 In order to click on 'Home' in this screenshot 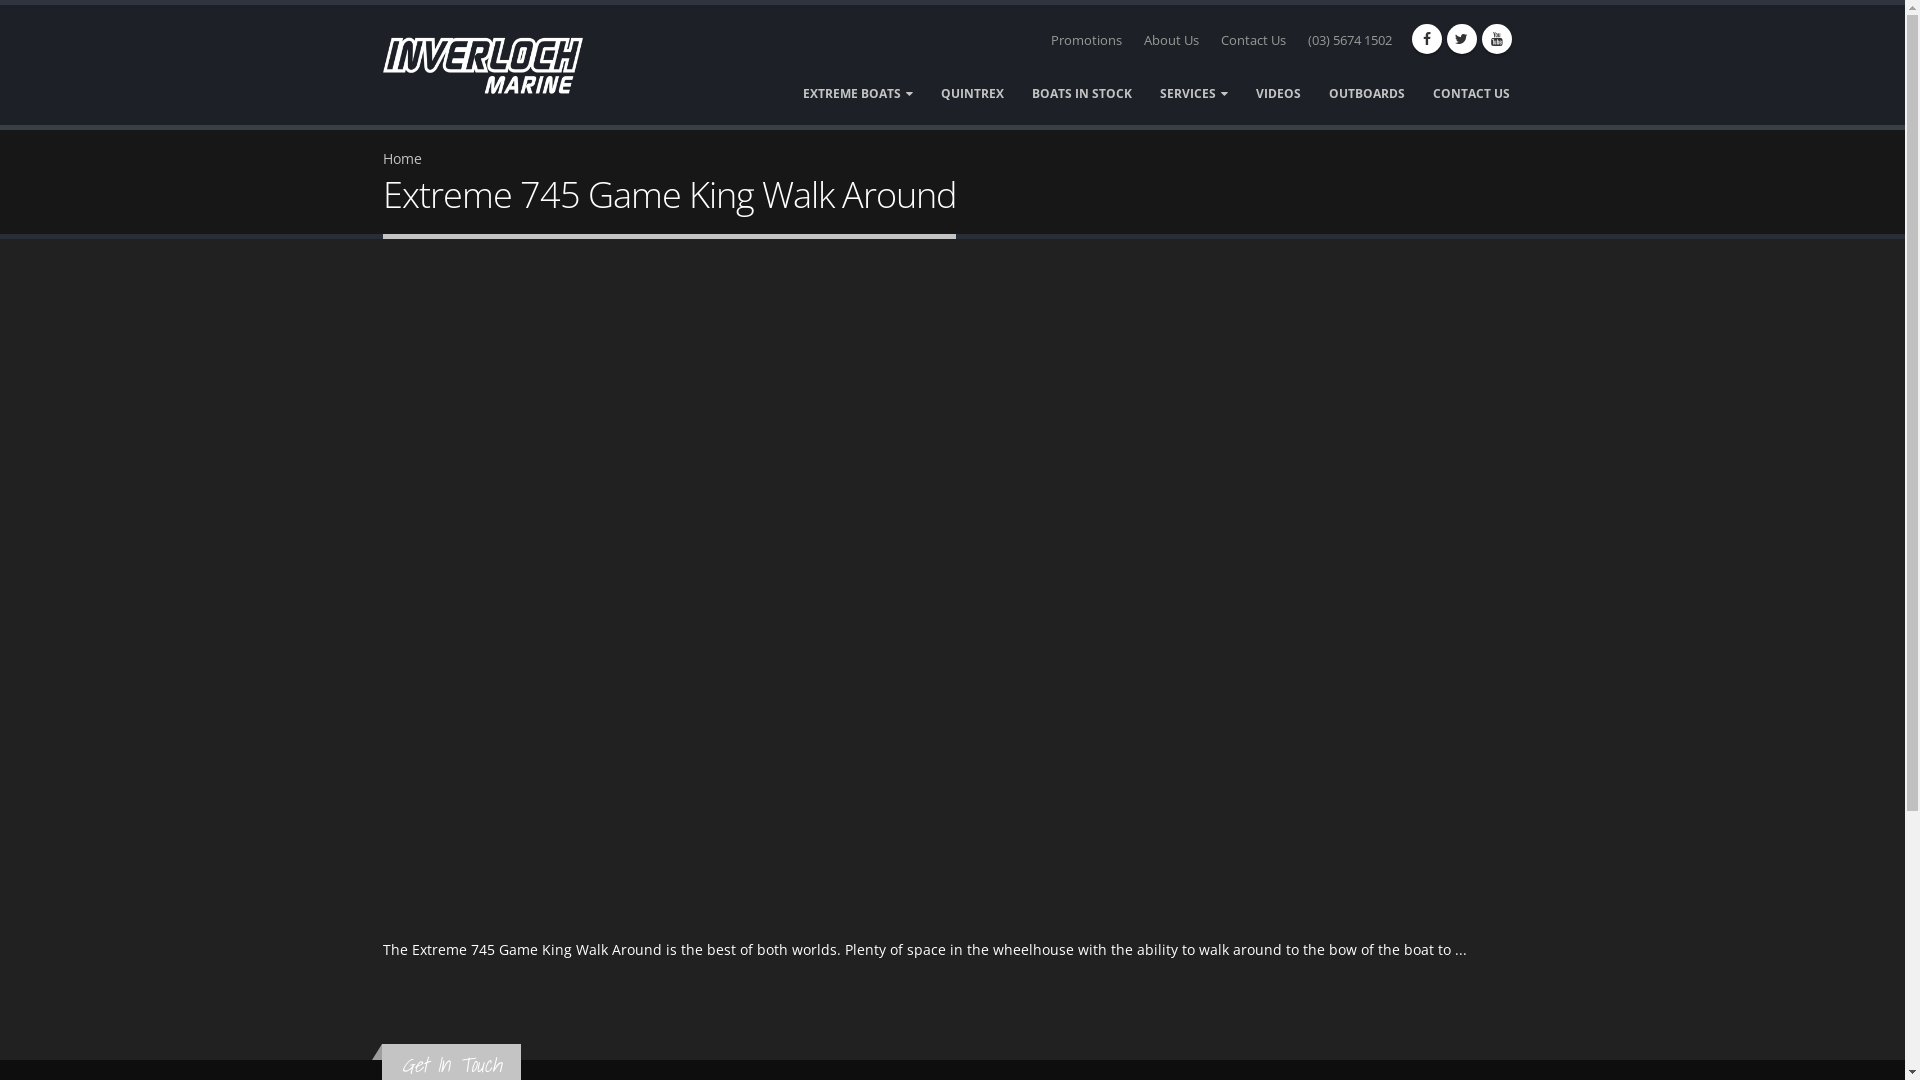, I will do `click(400, 157)`.